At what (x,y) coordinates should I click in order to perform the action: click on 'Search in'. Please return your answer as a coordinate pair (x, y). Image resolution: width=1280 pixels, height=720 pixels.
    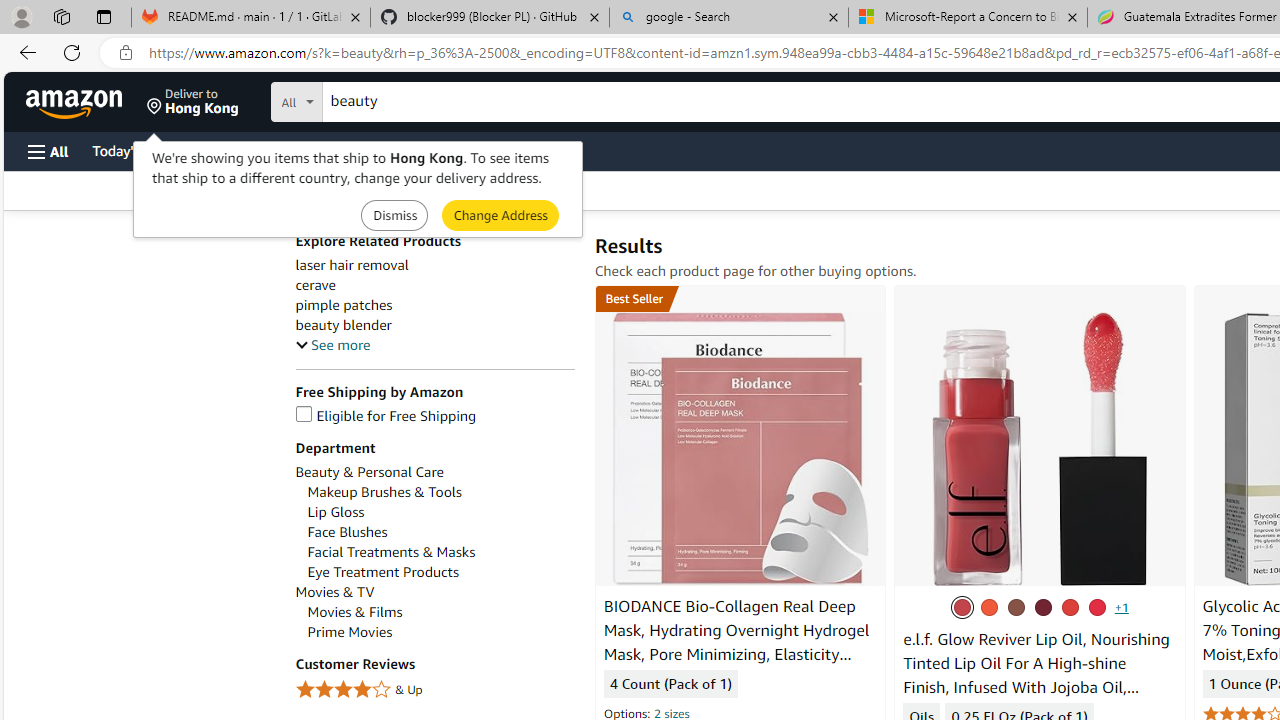
    Looking at the image, I should click on (371, 99).